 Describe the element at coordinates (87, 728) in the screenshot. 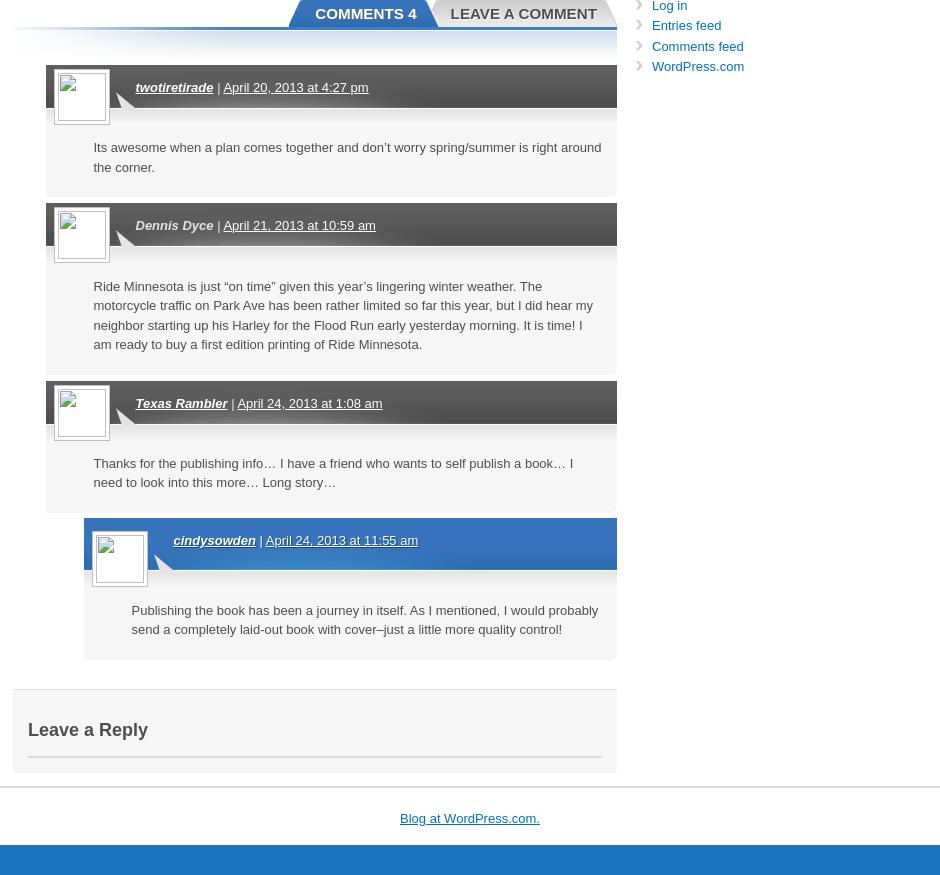

I see `'Leave a Reply'` at that location.